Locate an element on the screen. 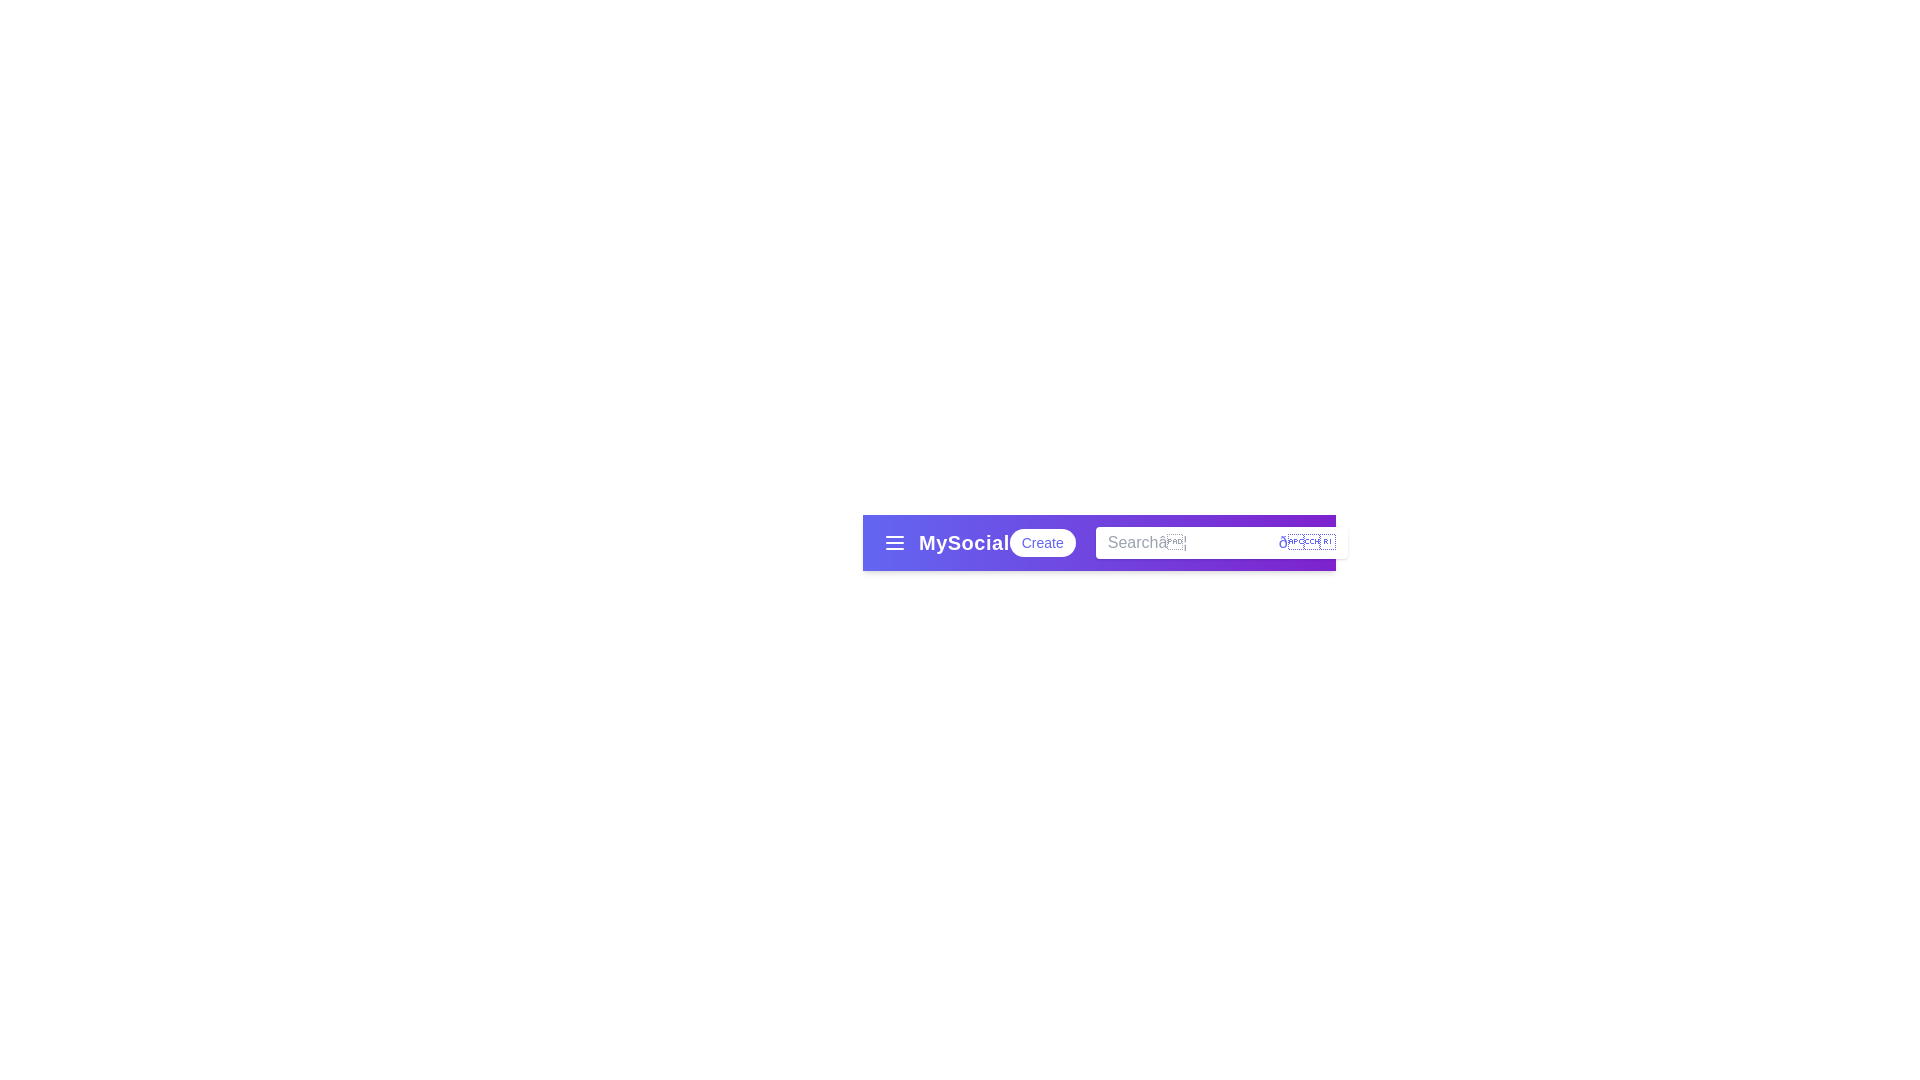 The height and width of the screenshot is (1080, 1920). the menu_icon to observe its hover effect is located at coordinates (893, 543).